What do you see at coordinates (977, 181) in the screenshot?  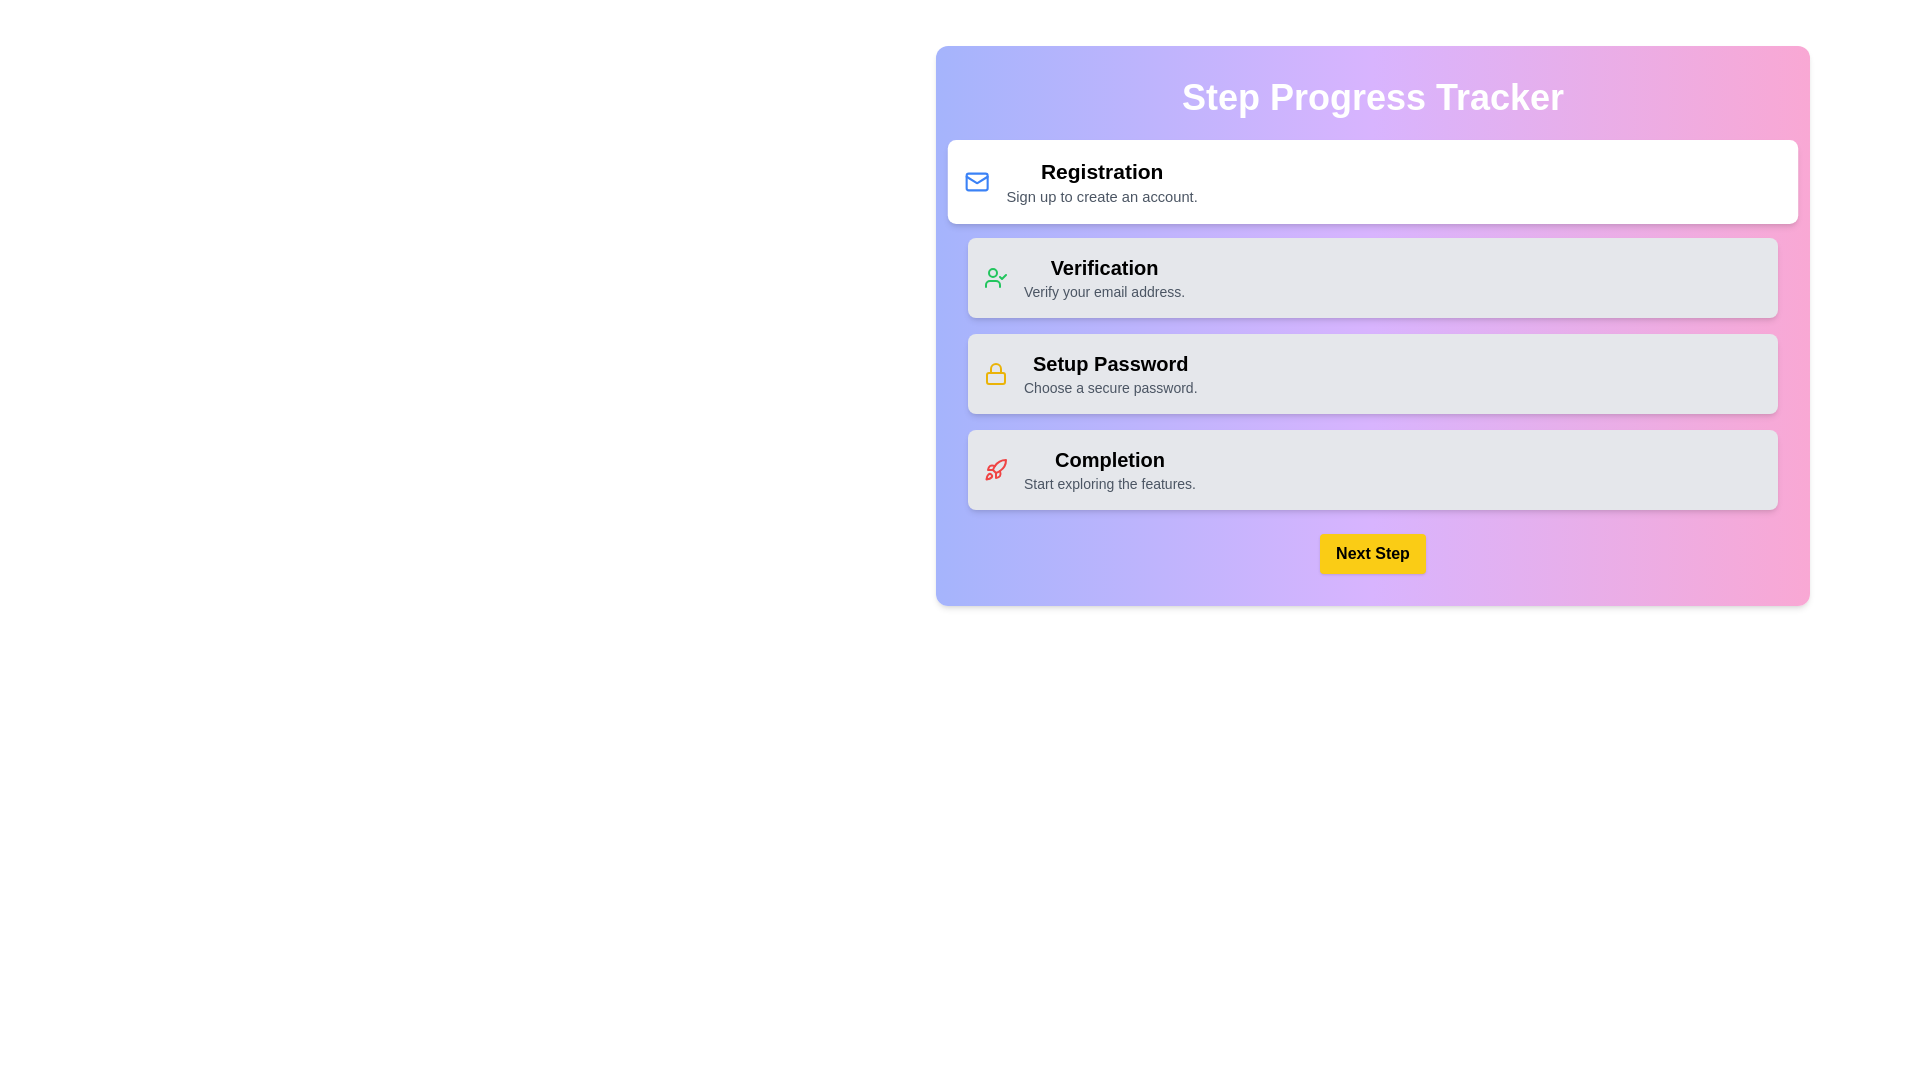 I see `the Decorative SVG graphic representing the envelope icon located in the 'Registration' row of the vertical step progress tracker, aligned to the left of the text 'Registration'` at bounding box center [977, 181].